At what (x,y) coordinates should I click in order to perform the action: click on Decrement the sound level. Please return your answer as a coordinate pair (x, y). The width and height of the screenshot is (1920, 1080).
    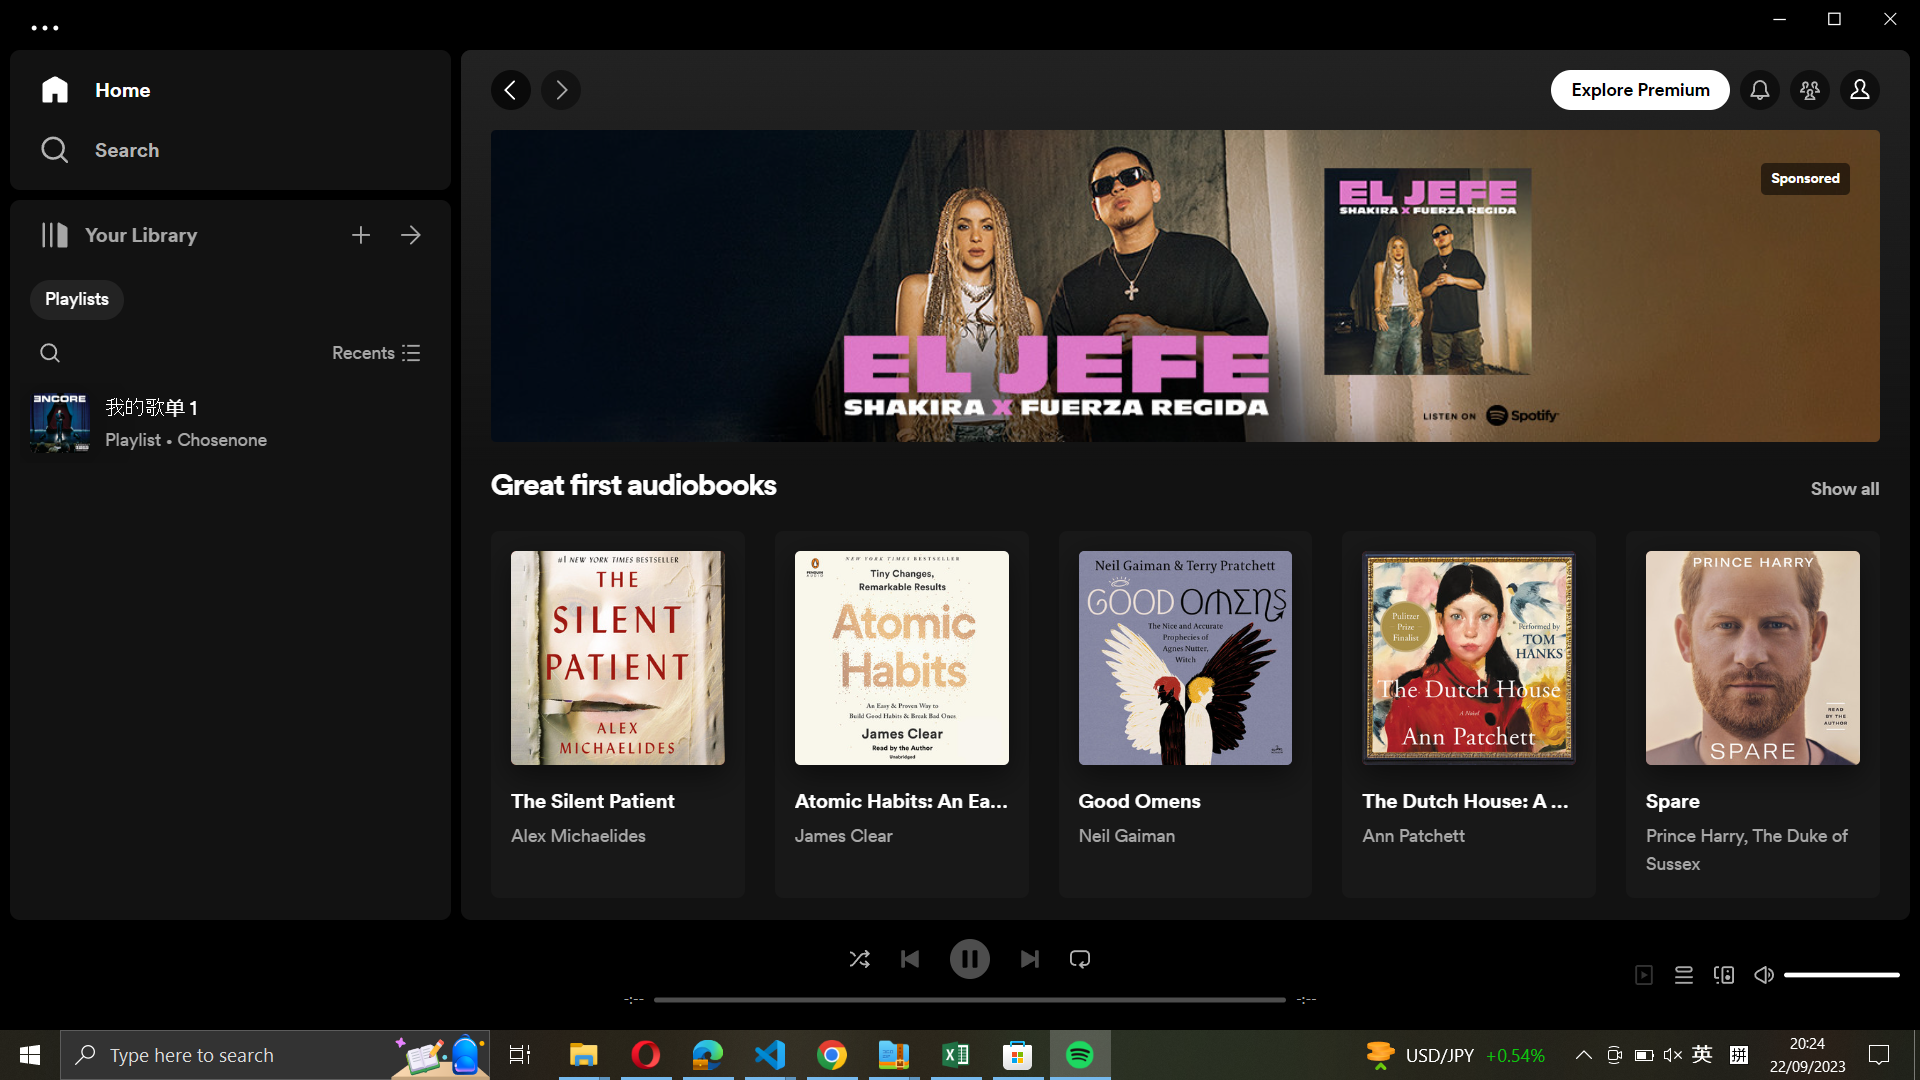
    Looking at the image, I should click on (1791, 973).